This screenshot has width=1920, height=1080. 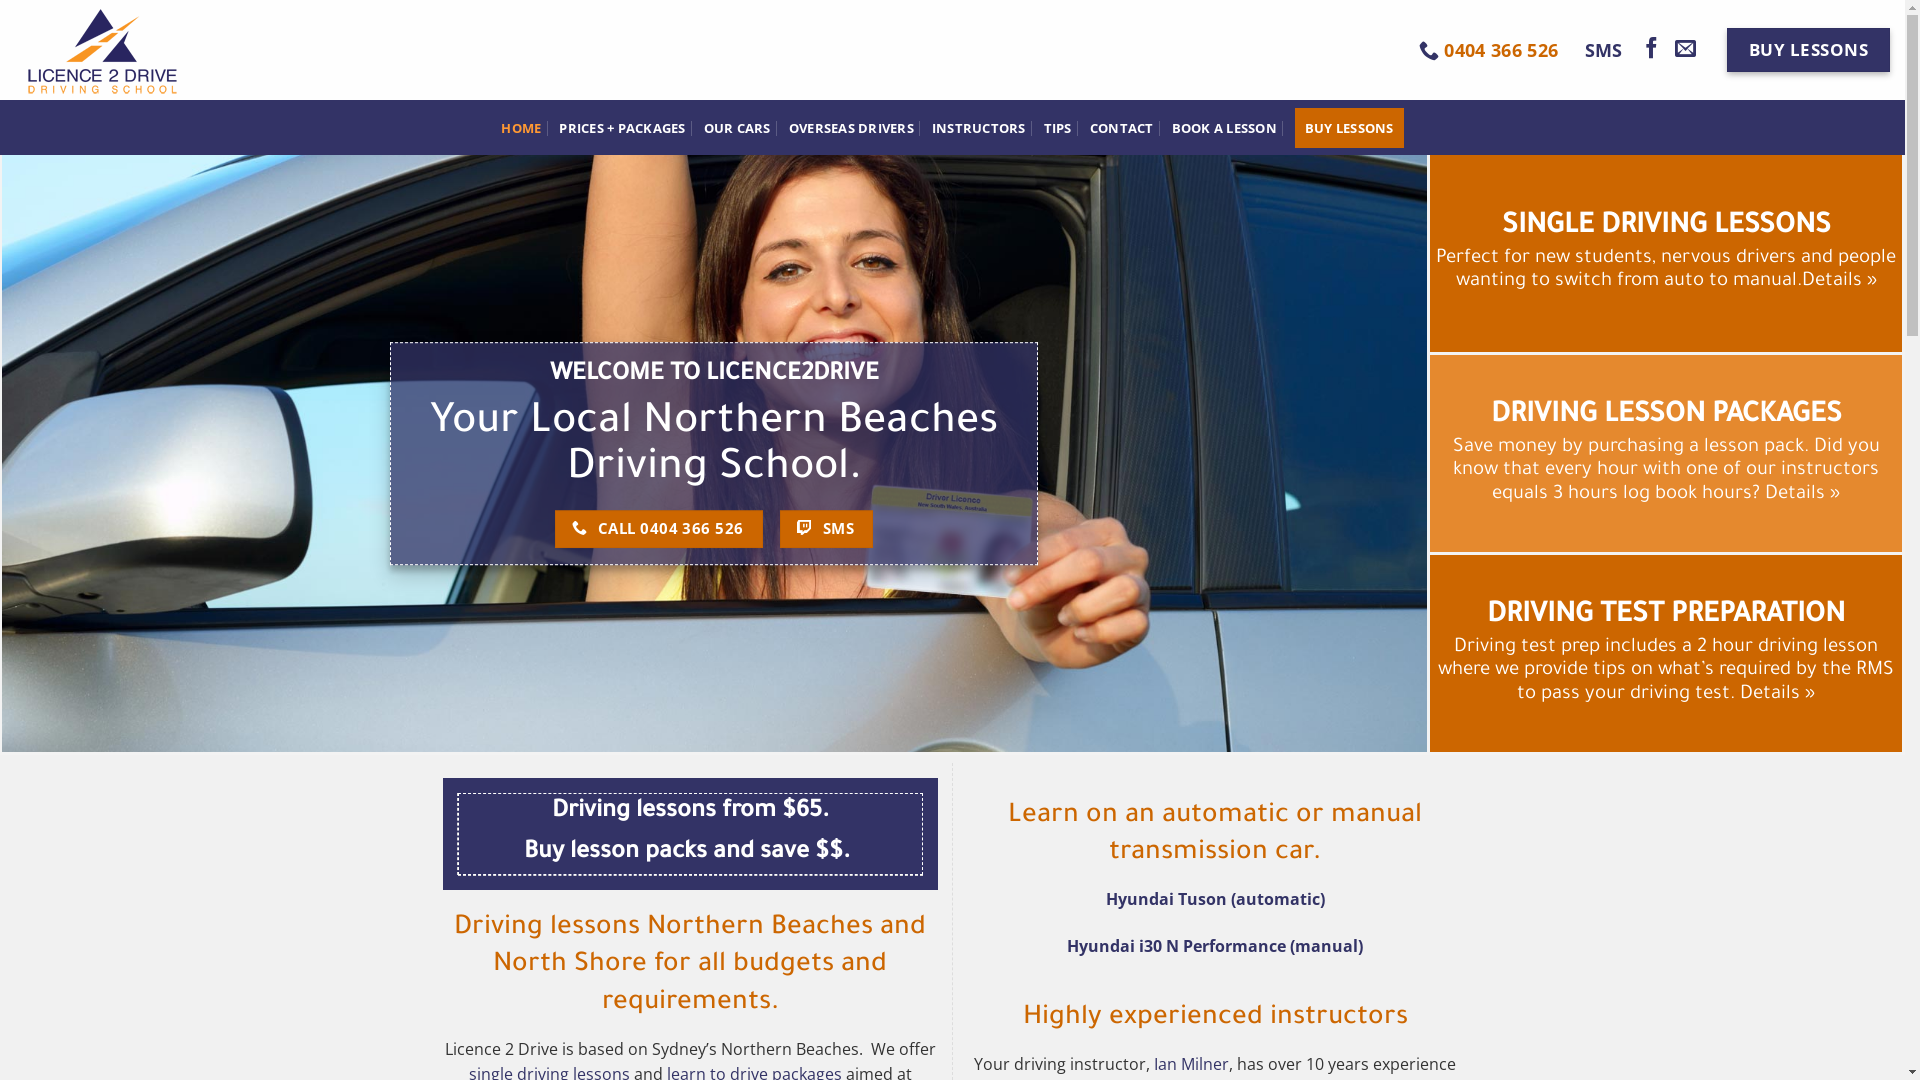 What do you see at coordinates (979, 127) in the screenshot?
I see `'INSTRUCTORS'` at bounding box center [979, 127].